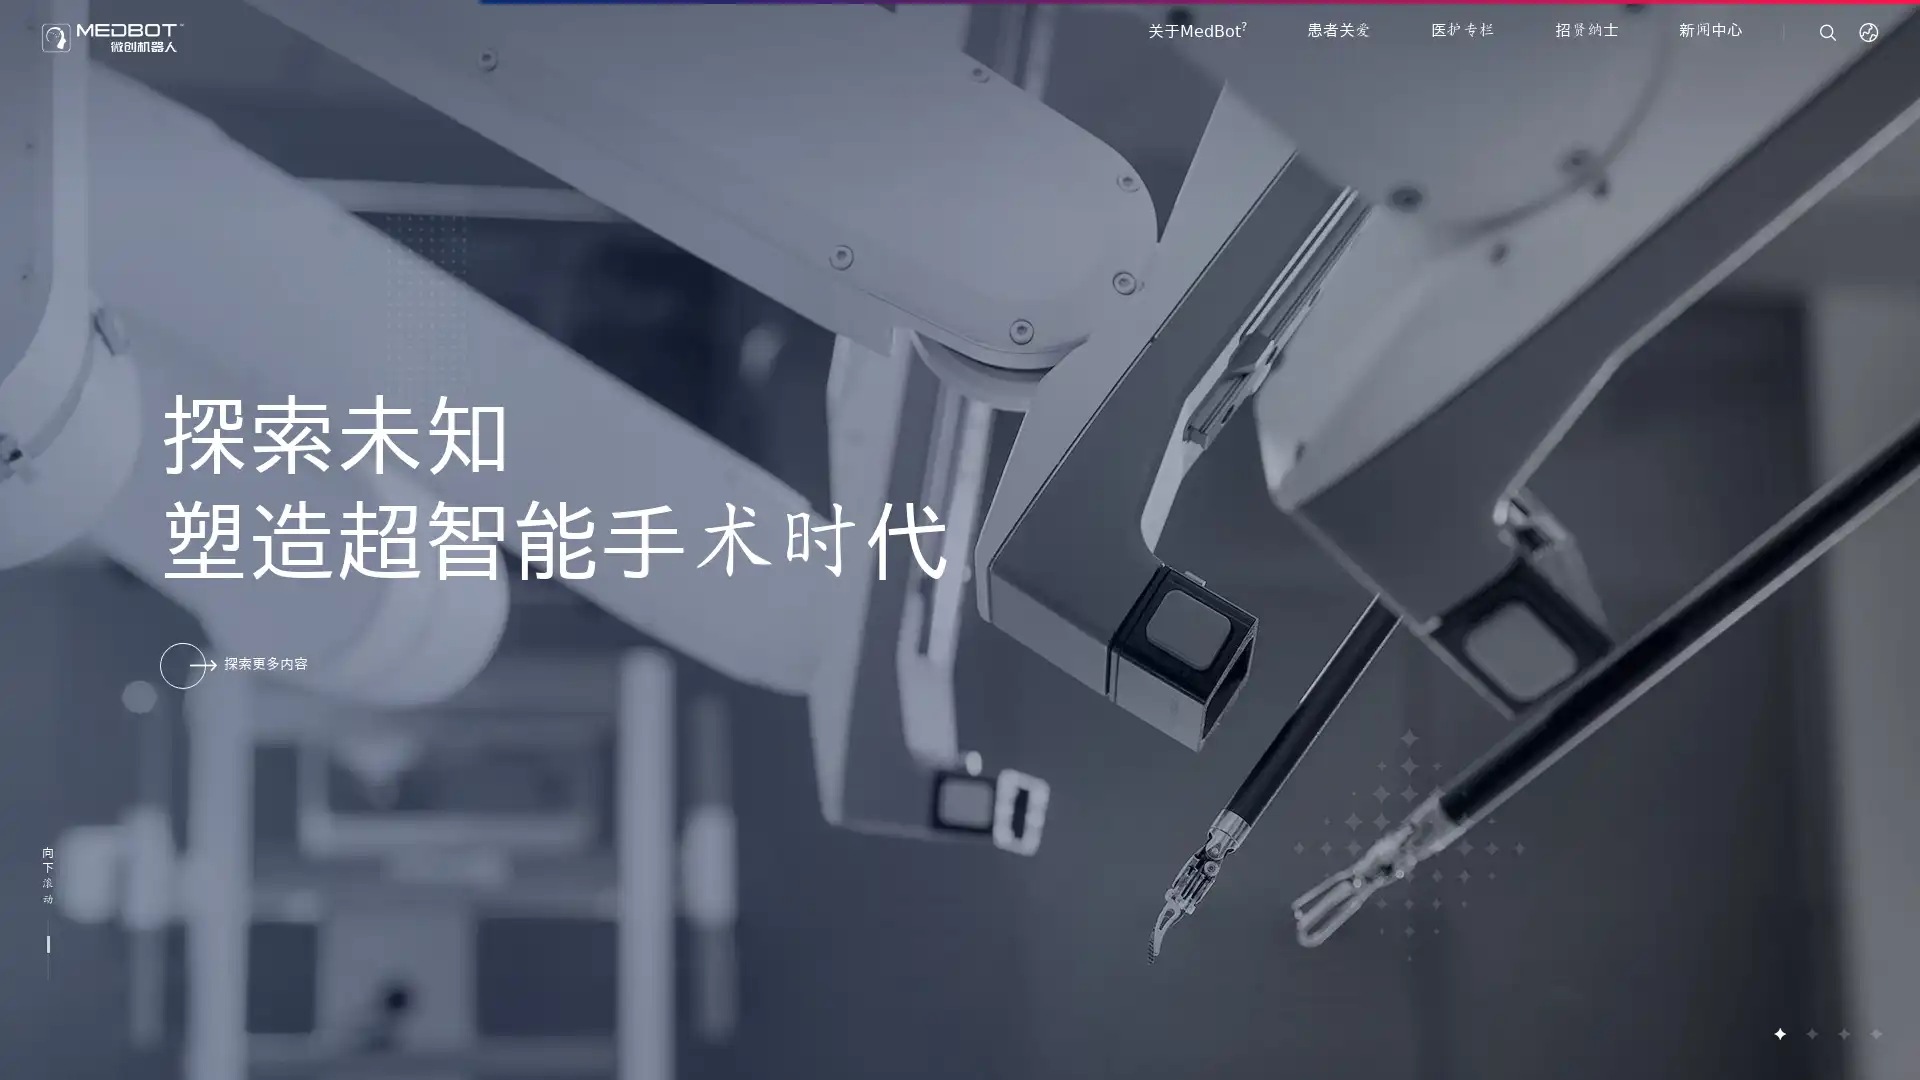 The width and height of the screenshot is (1920, 1080). I want to click on Go to slide 1, so click(1779, 1033).